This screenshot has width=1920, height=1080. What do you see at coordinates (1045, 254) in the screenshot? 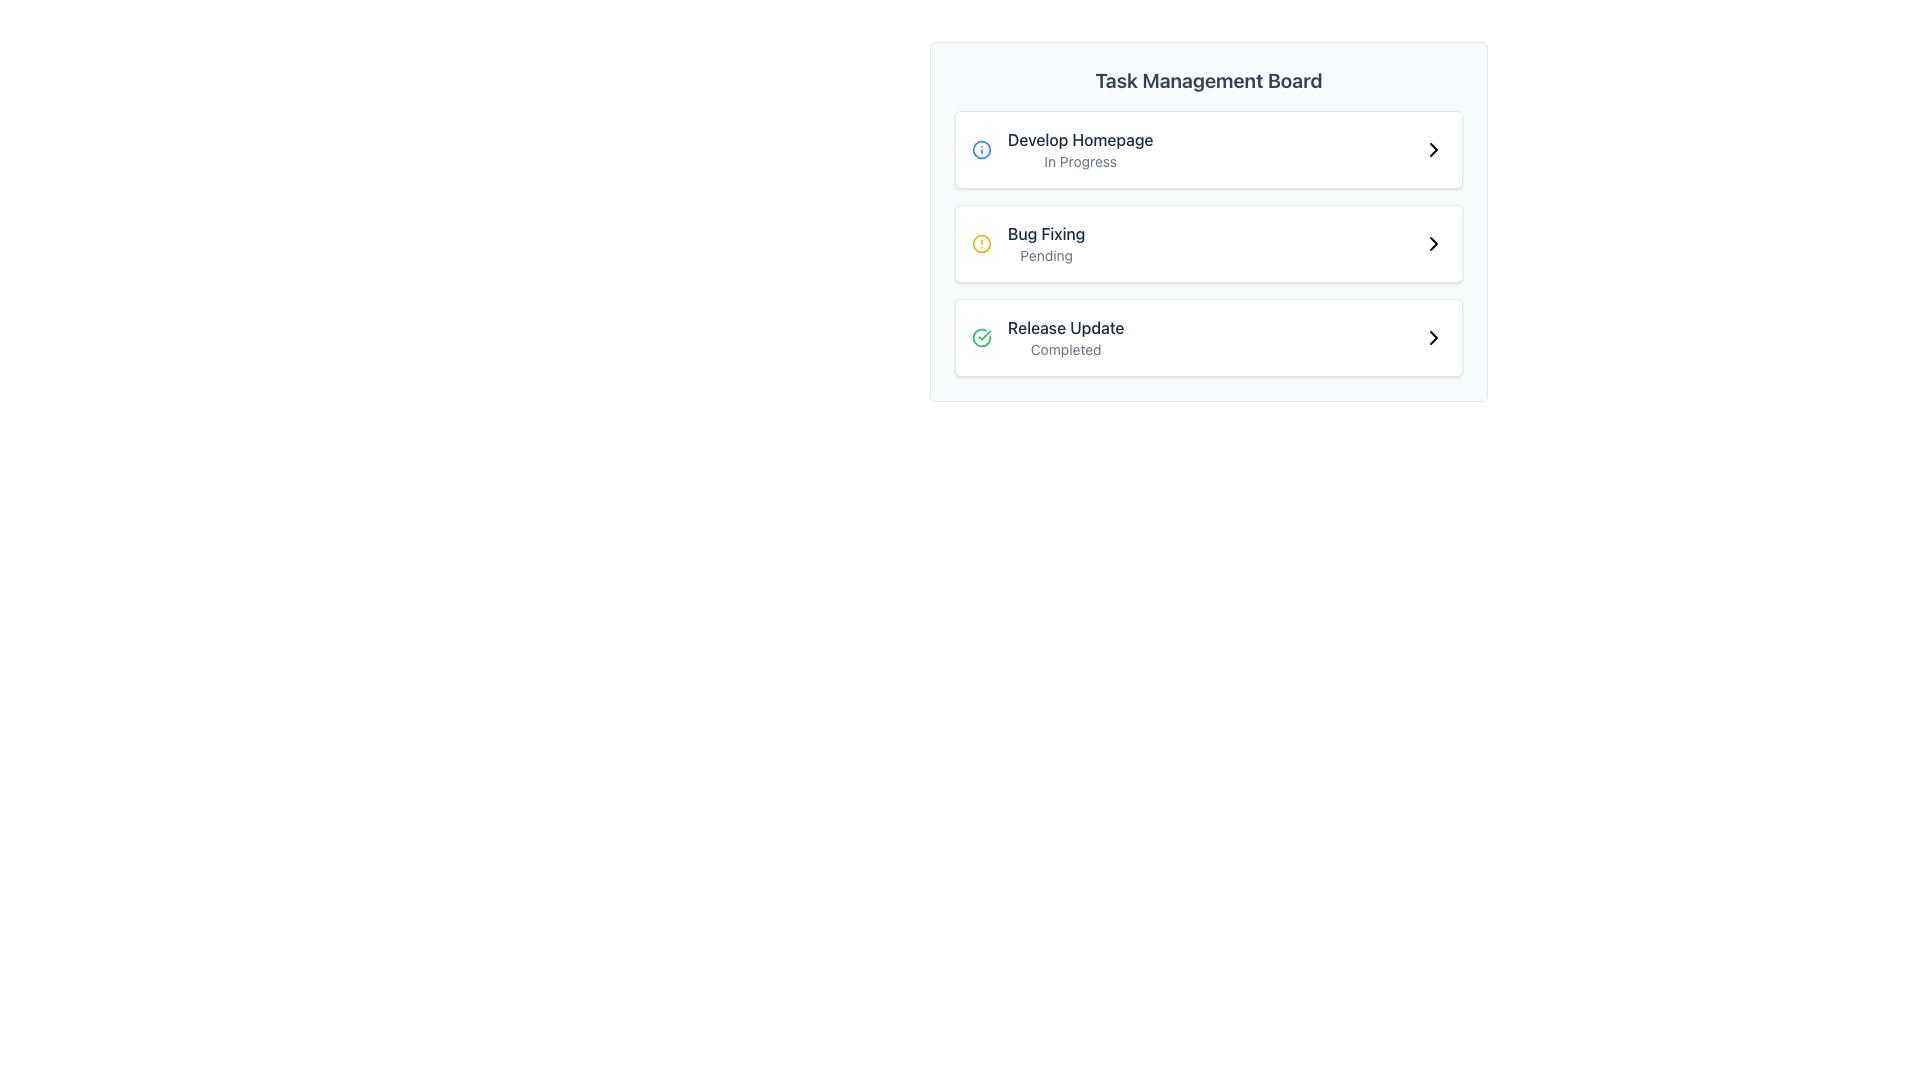
I see `the status indicator text label that shows 'Bug Fixing' is currently pending, located in the third row of the 'Task Management Board' beneath the 'Bug Fixing' label` at bounding box center [1045, 254].